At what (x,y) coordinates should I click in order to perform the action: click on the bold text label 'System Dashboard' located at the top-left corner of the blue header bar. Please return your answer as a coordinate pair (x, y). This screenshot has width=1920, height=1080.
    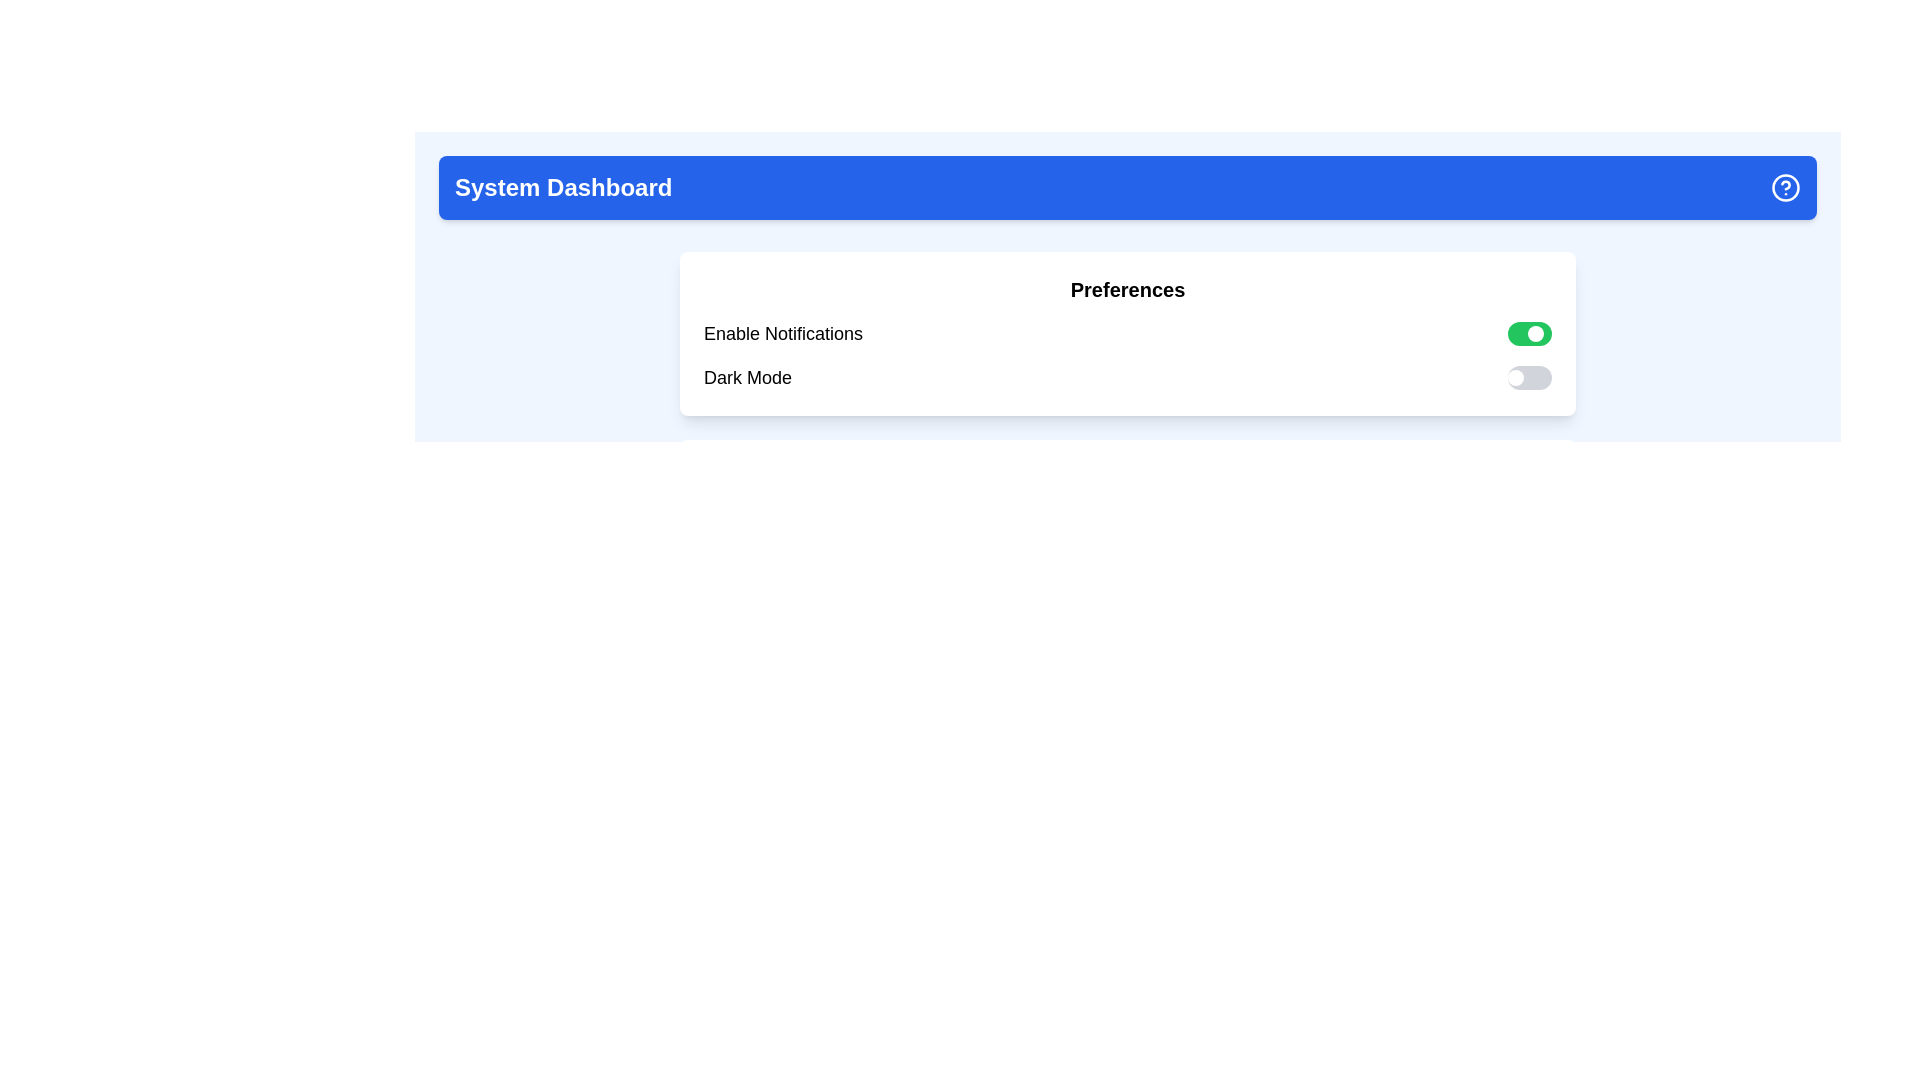
    Looking at the image, I should click on (562, 188).